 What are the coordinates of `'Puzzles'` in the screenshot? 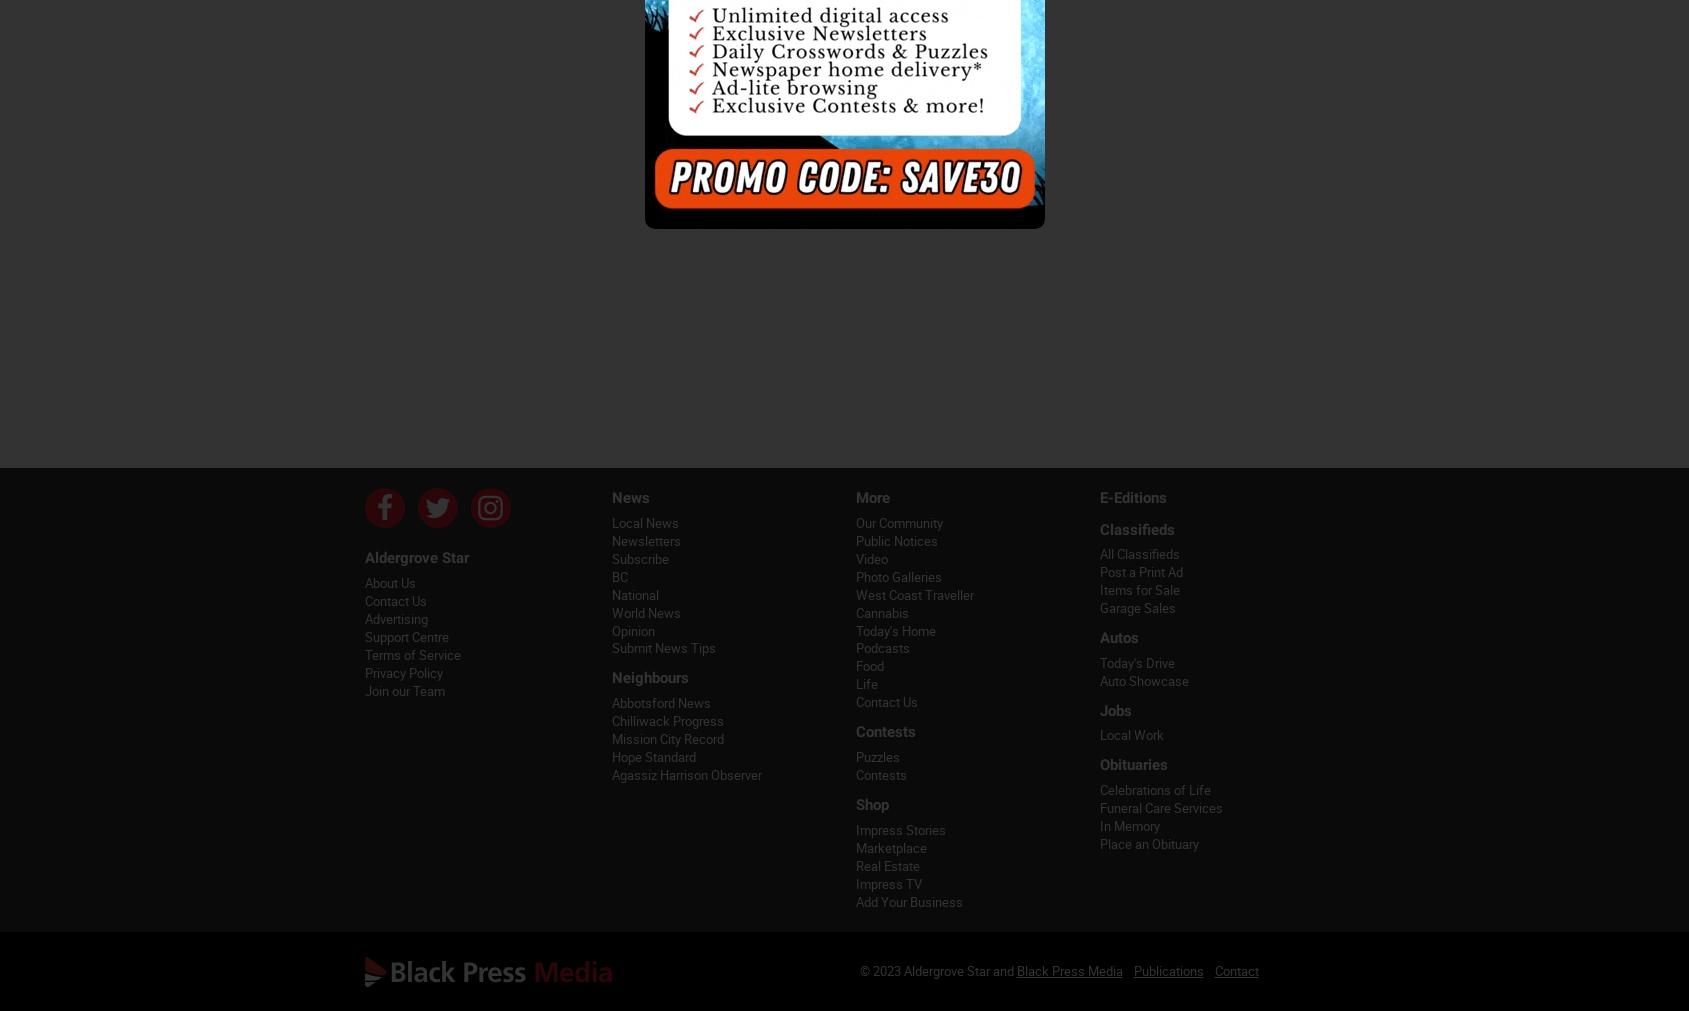 It's located at (877, 756).